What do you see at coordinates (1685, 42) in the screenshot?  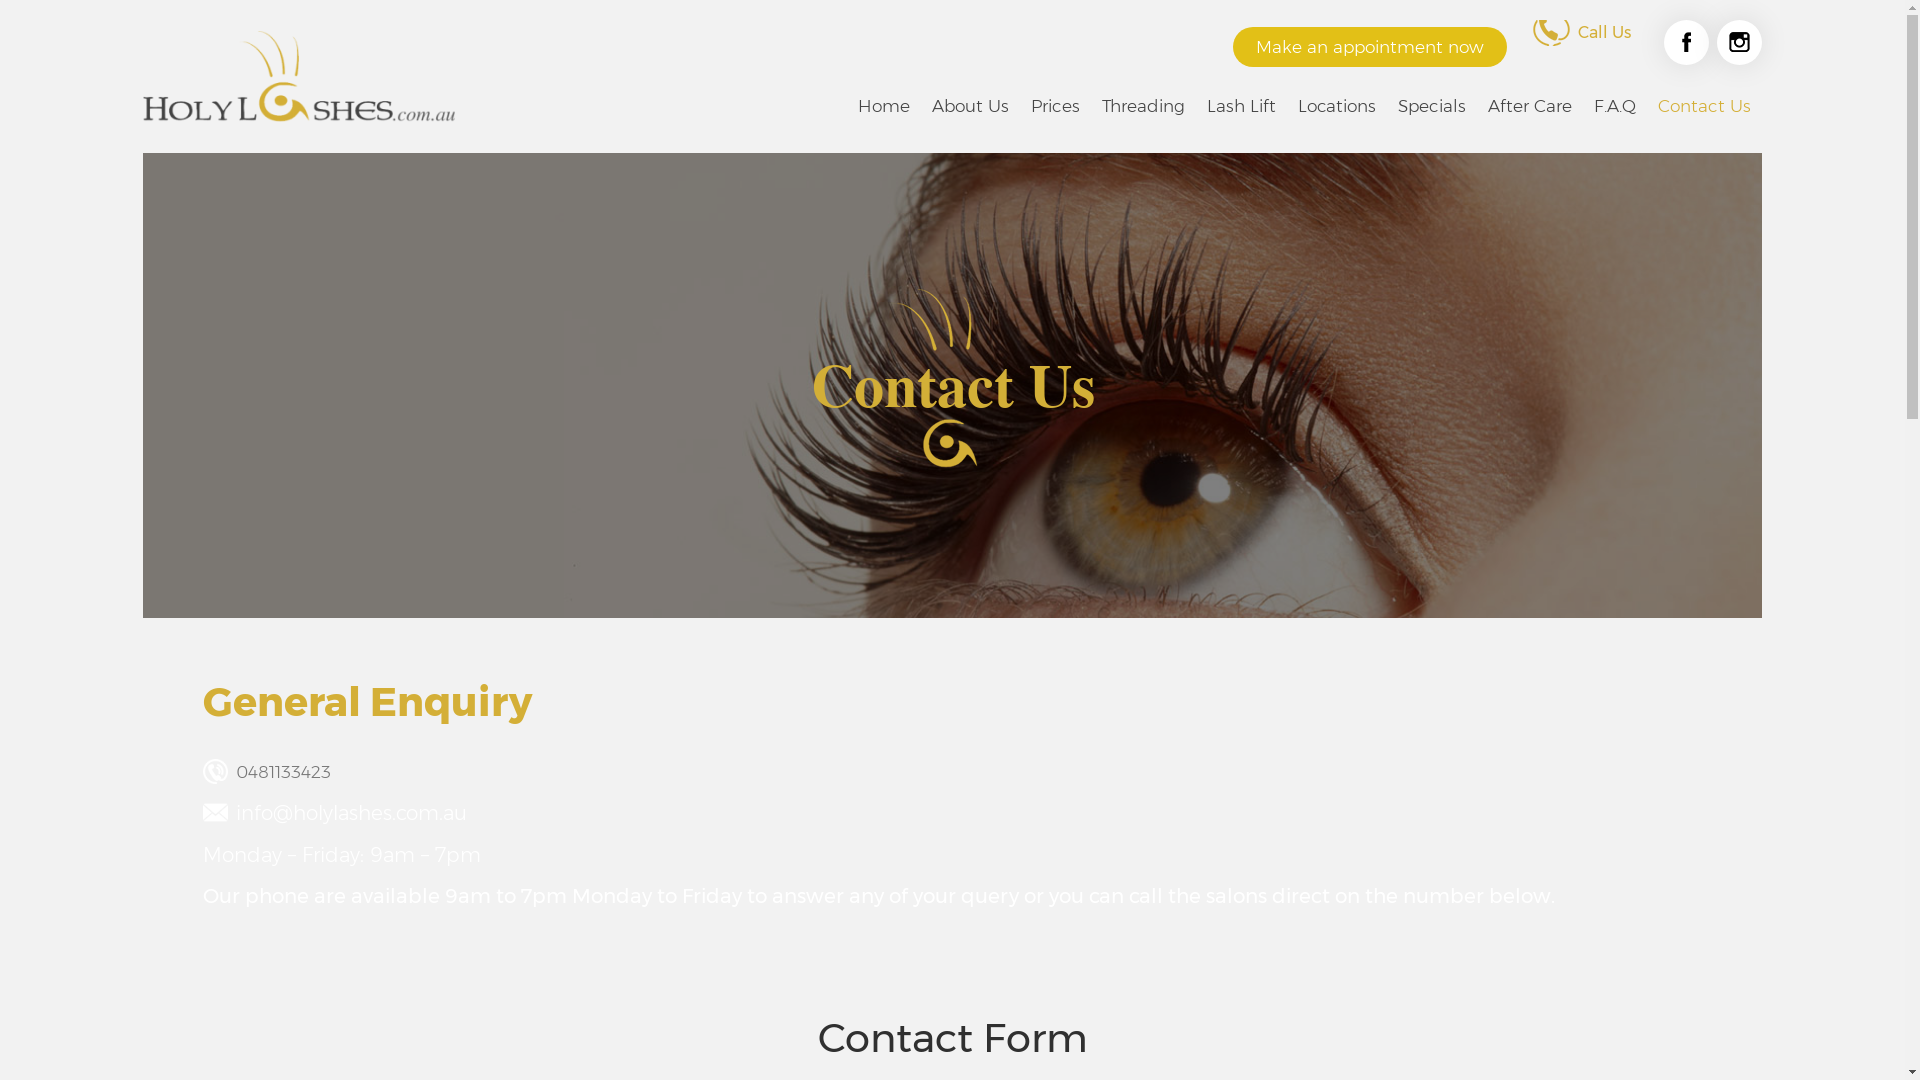 I see `'Facebook'` at bounding box center [1685, 42].